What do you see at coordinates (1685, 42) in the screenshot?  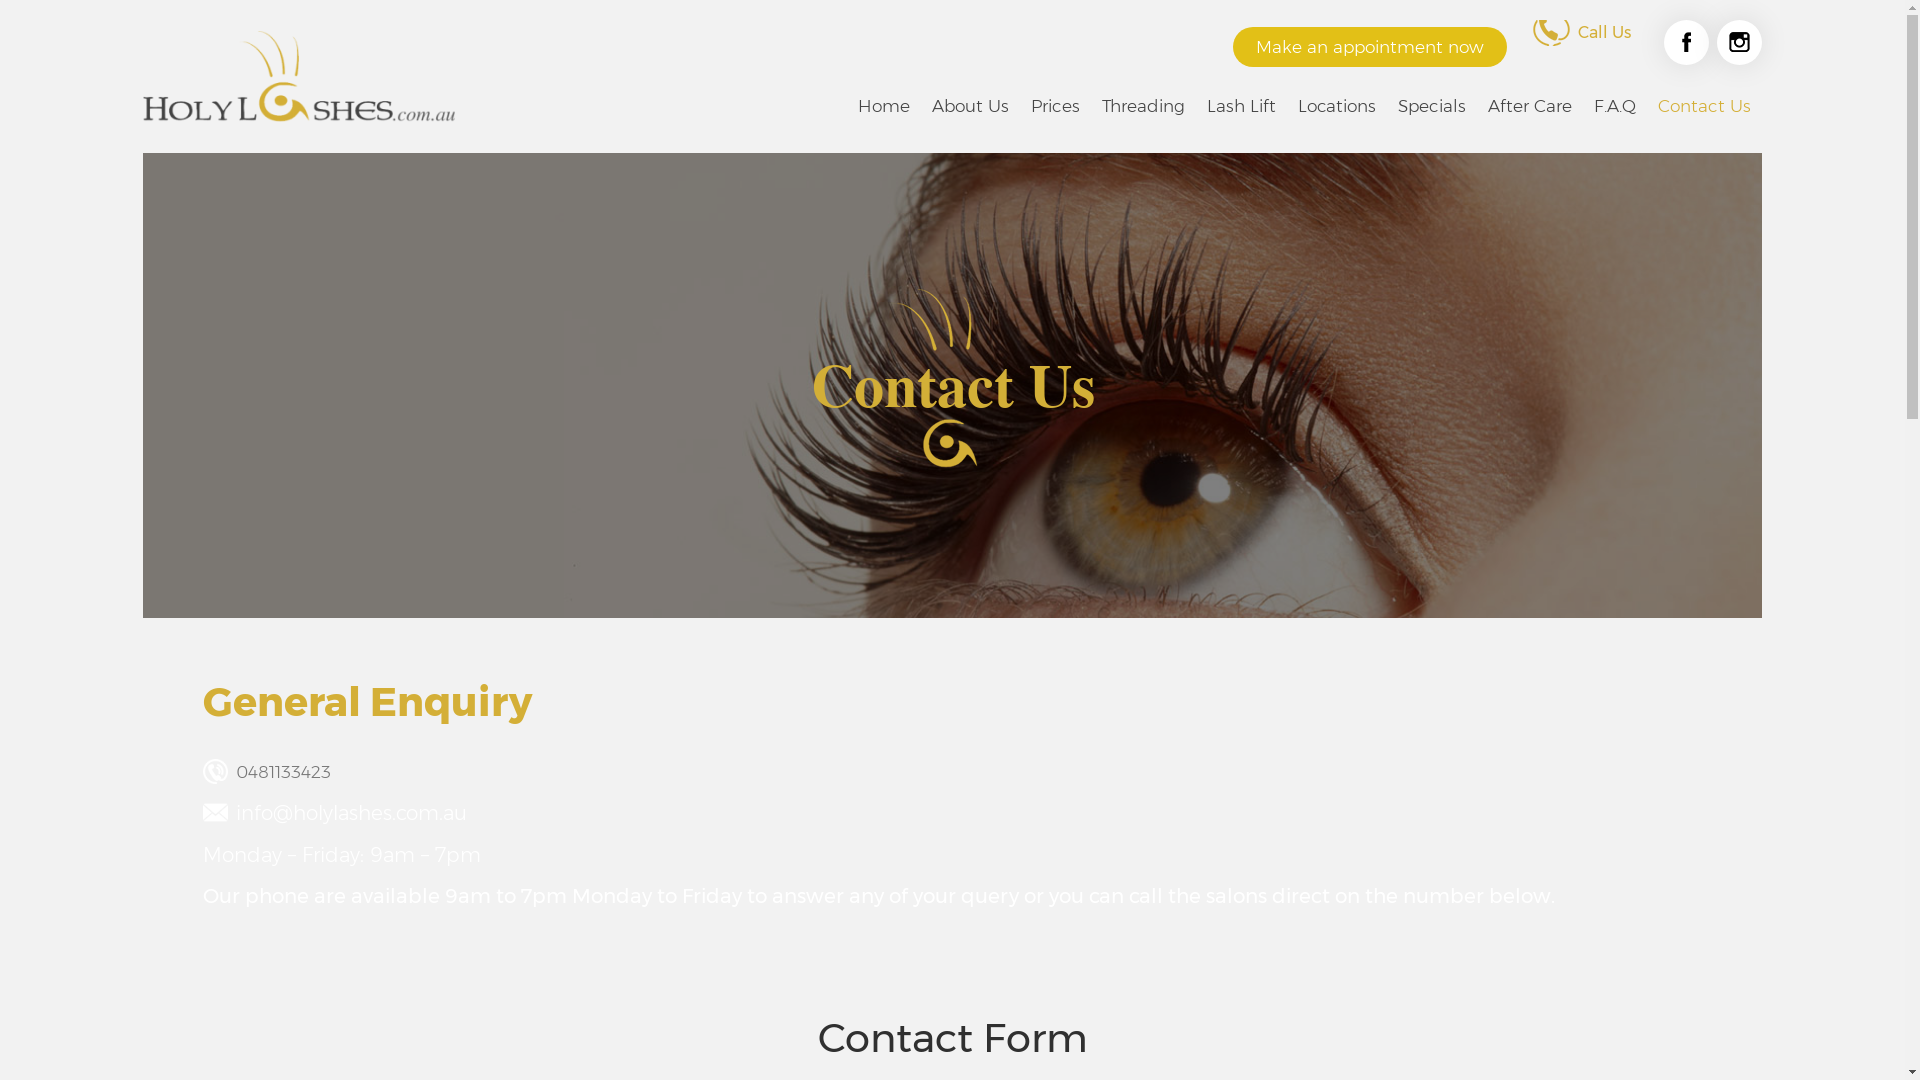 I see `'Facebook'` at bounding box center [1685, 42].